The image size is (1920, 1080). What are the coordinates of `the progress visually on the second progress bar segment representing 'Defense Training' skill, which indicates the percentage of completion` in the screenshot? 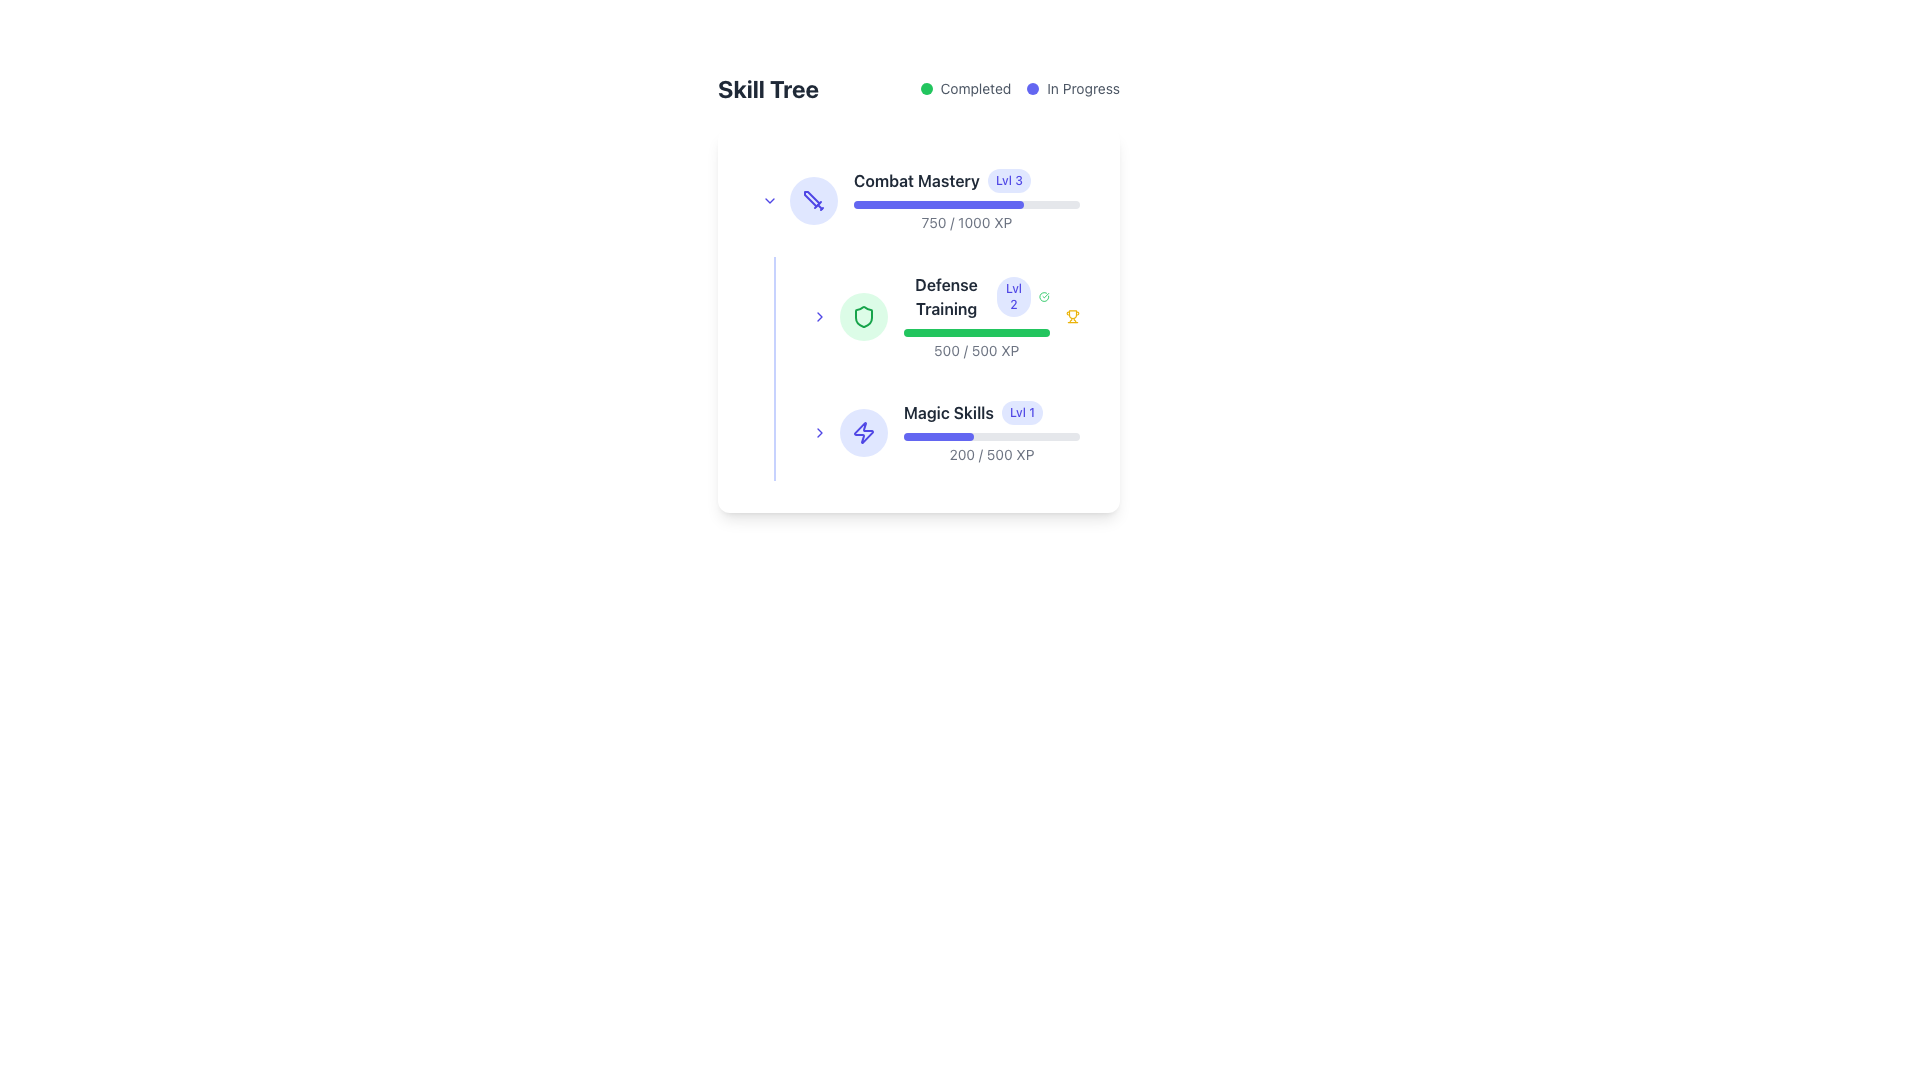 It's located at (938, 435).